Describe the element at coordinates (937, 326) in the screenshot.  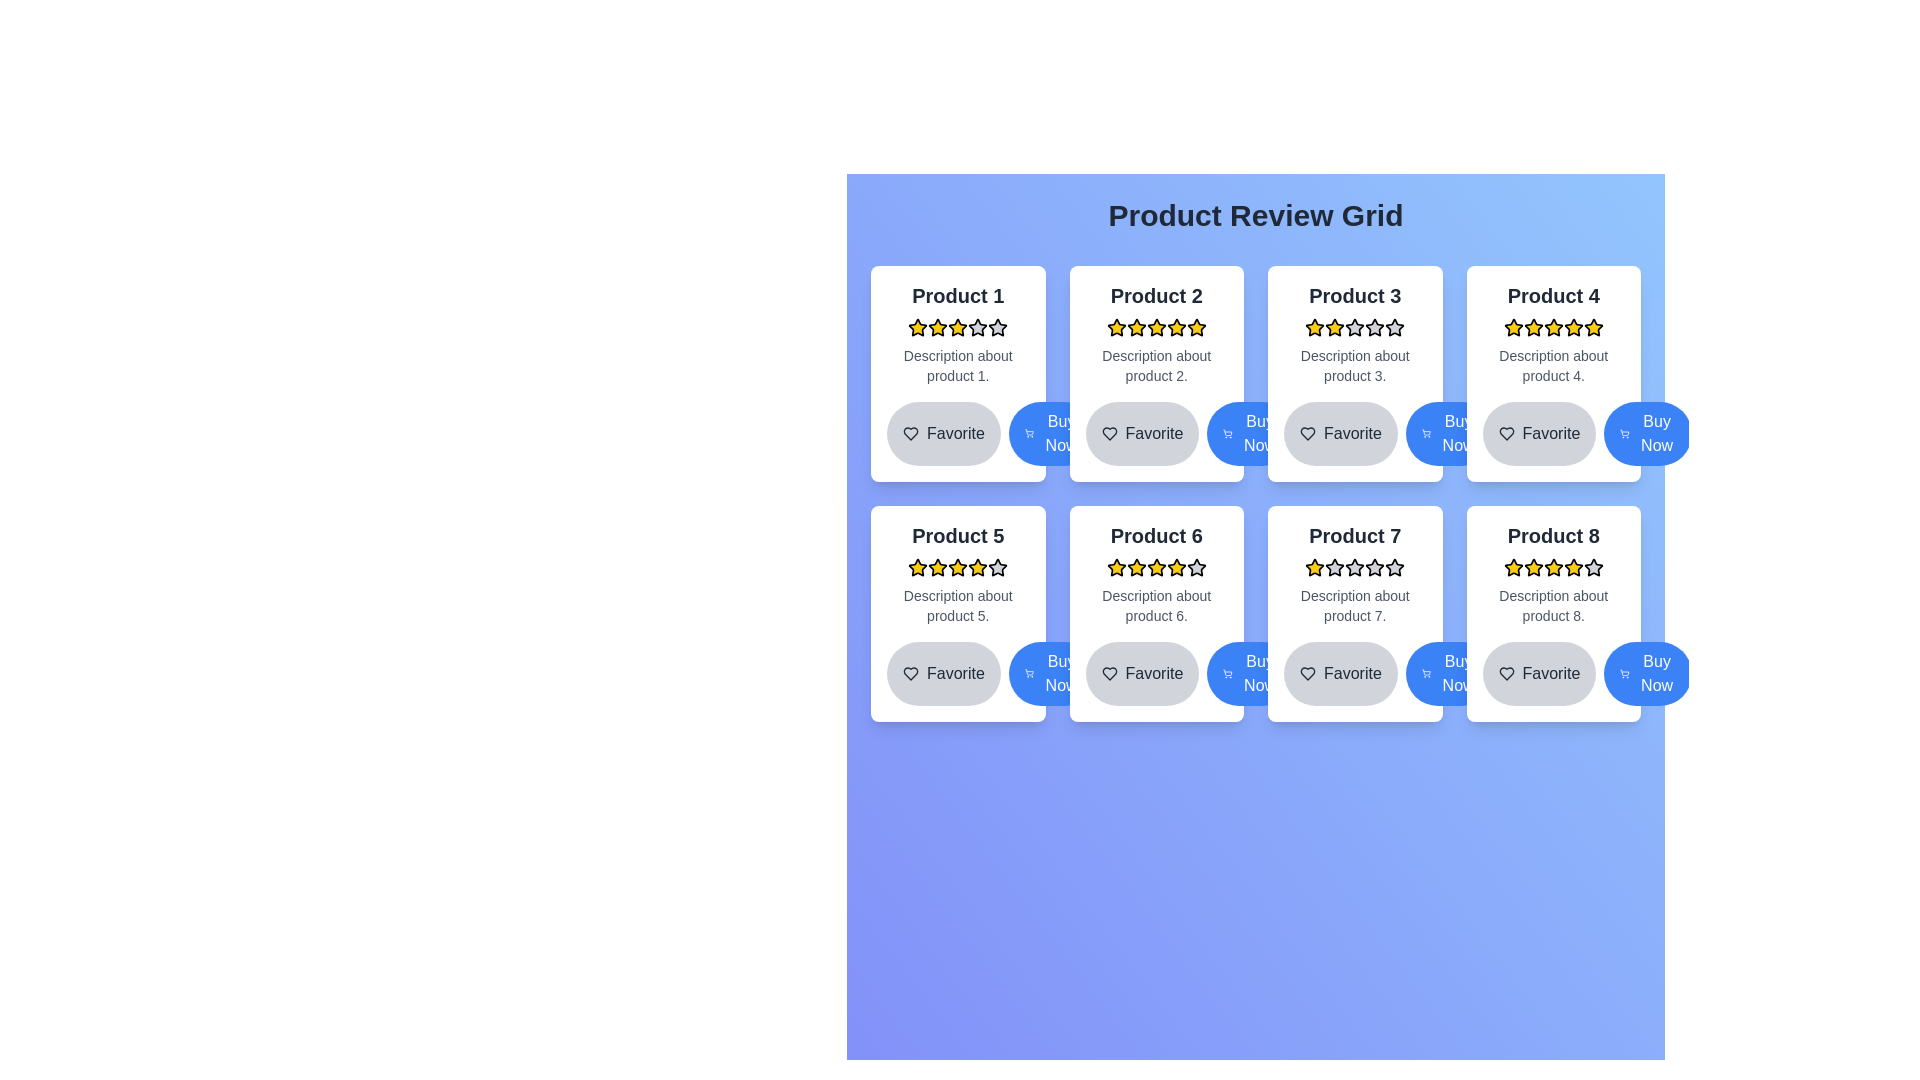
I see `the third yellow star icon in the rating component for 'Product 1', which is styled as a filled star with black borders` at that location.